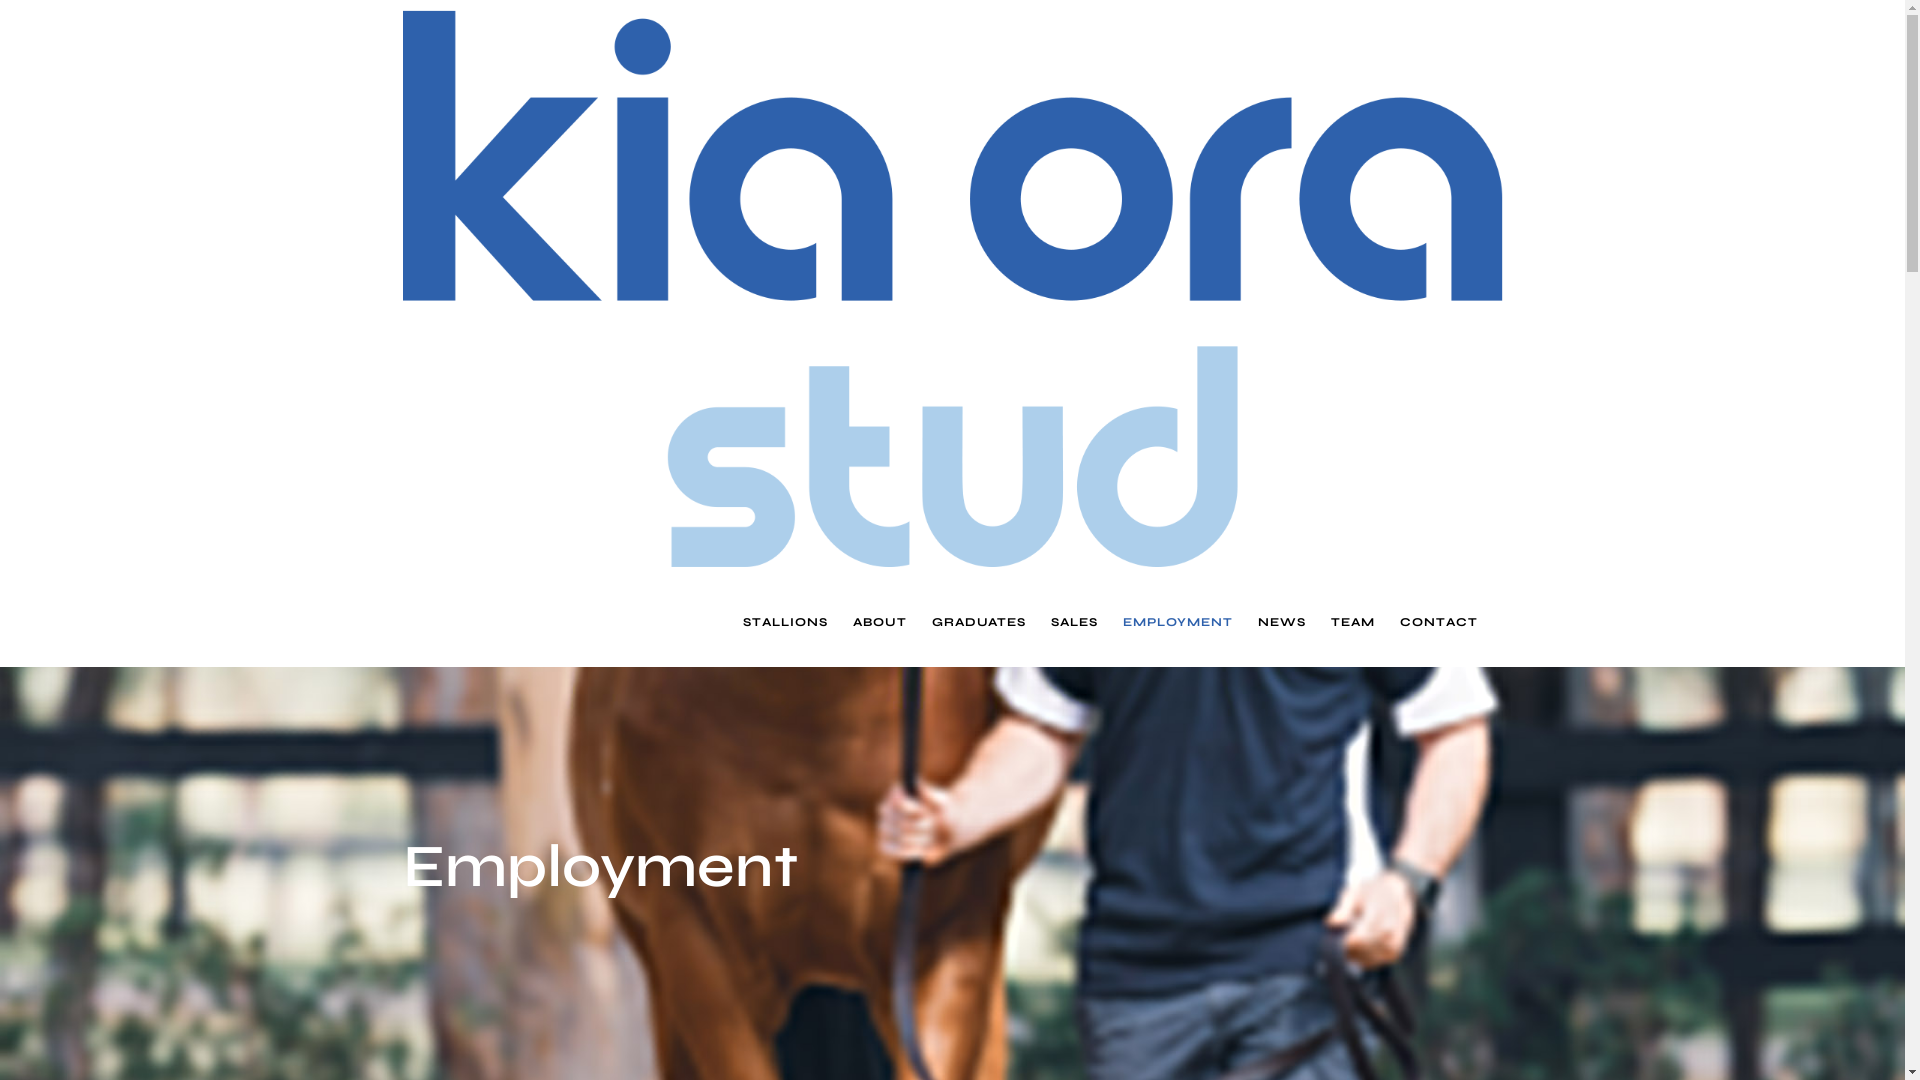 The image size is (1920, 1080). Describe the element at coordinates (1352, 620) in the screenshot. I see `'TEAM'` at that location.